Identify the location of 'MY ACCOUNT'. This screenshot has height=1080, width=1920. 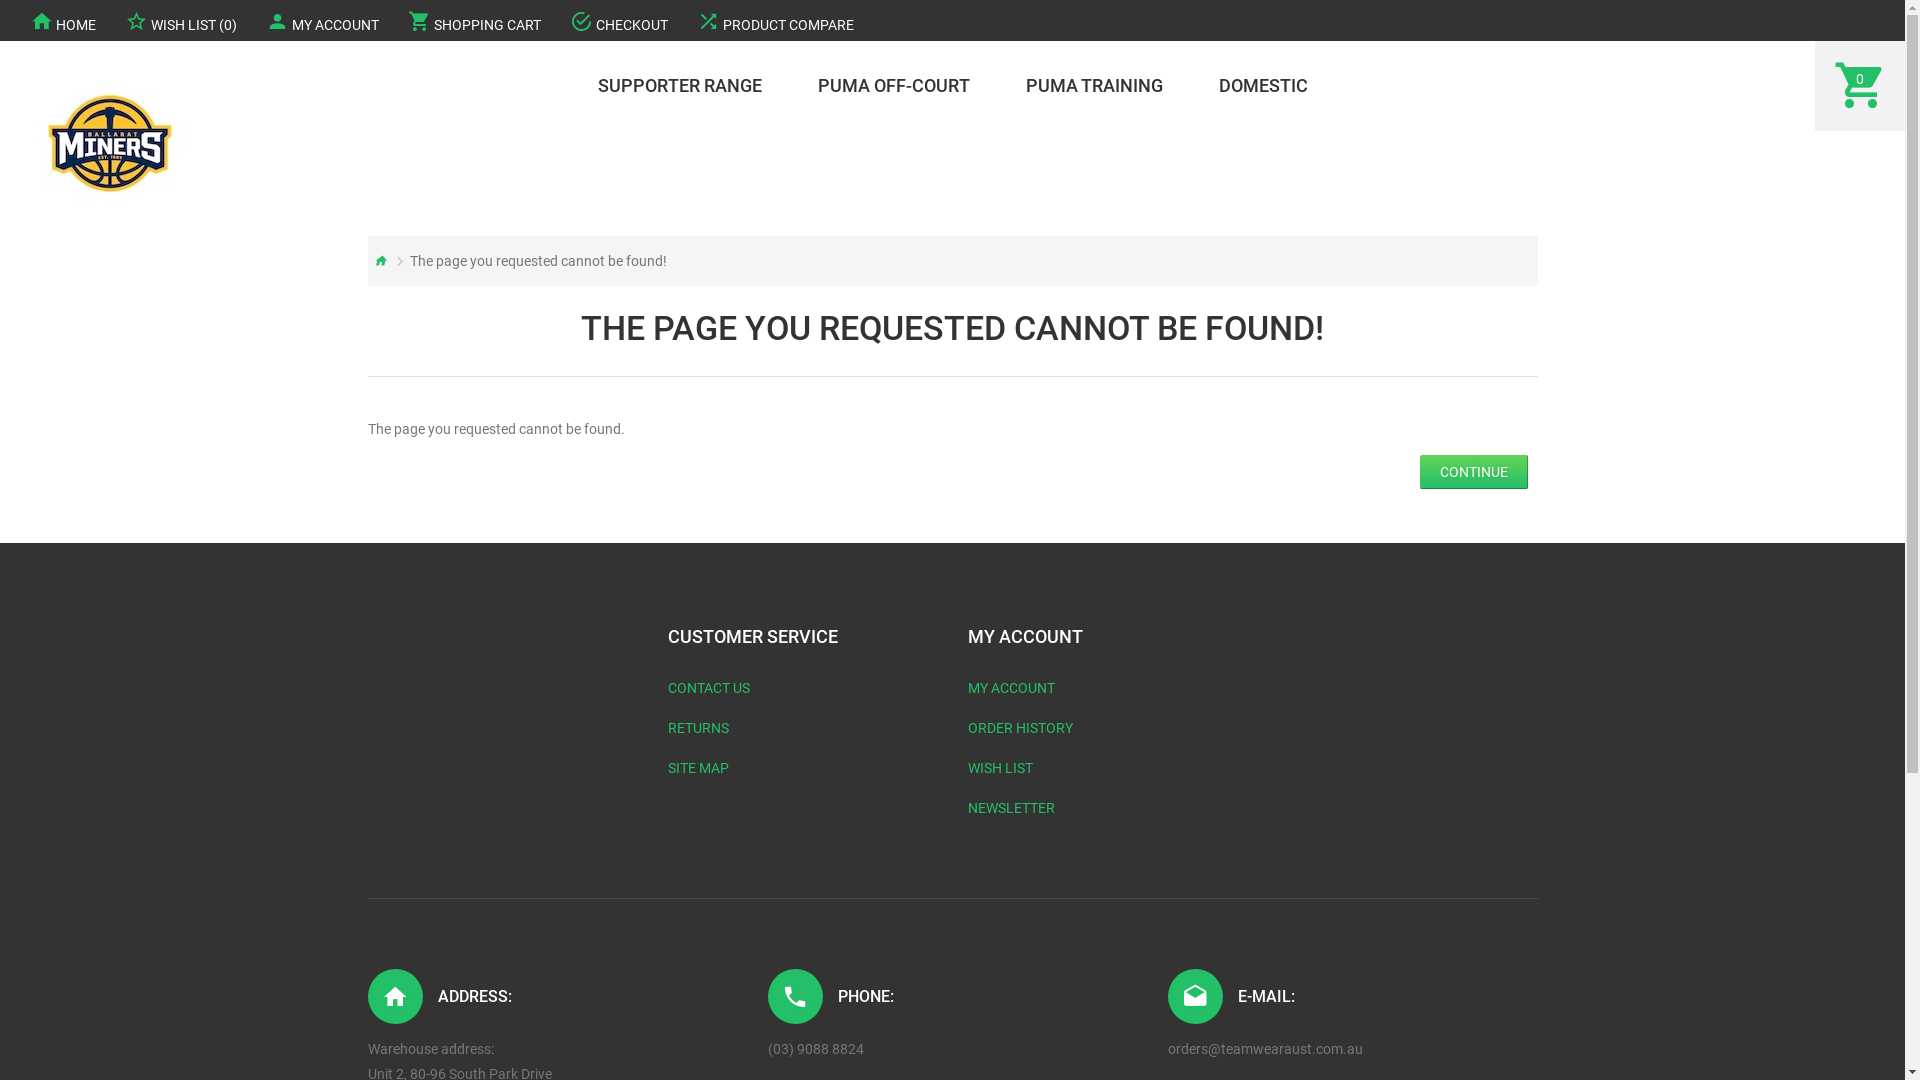
(322, 20).